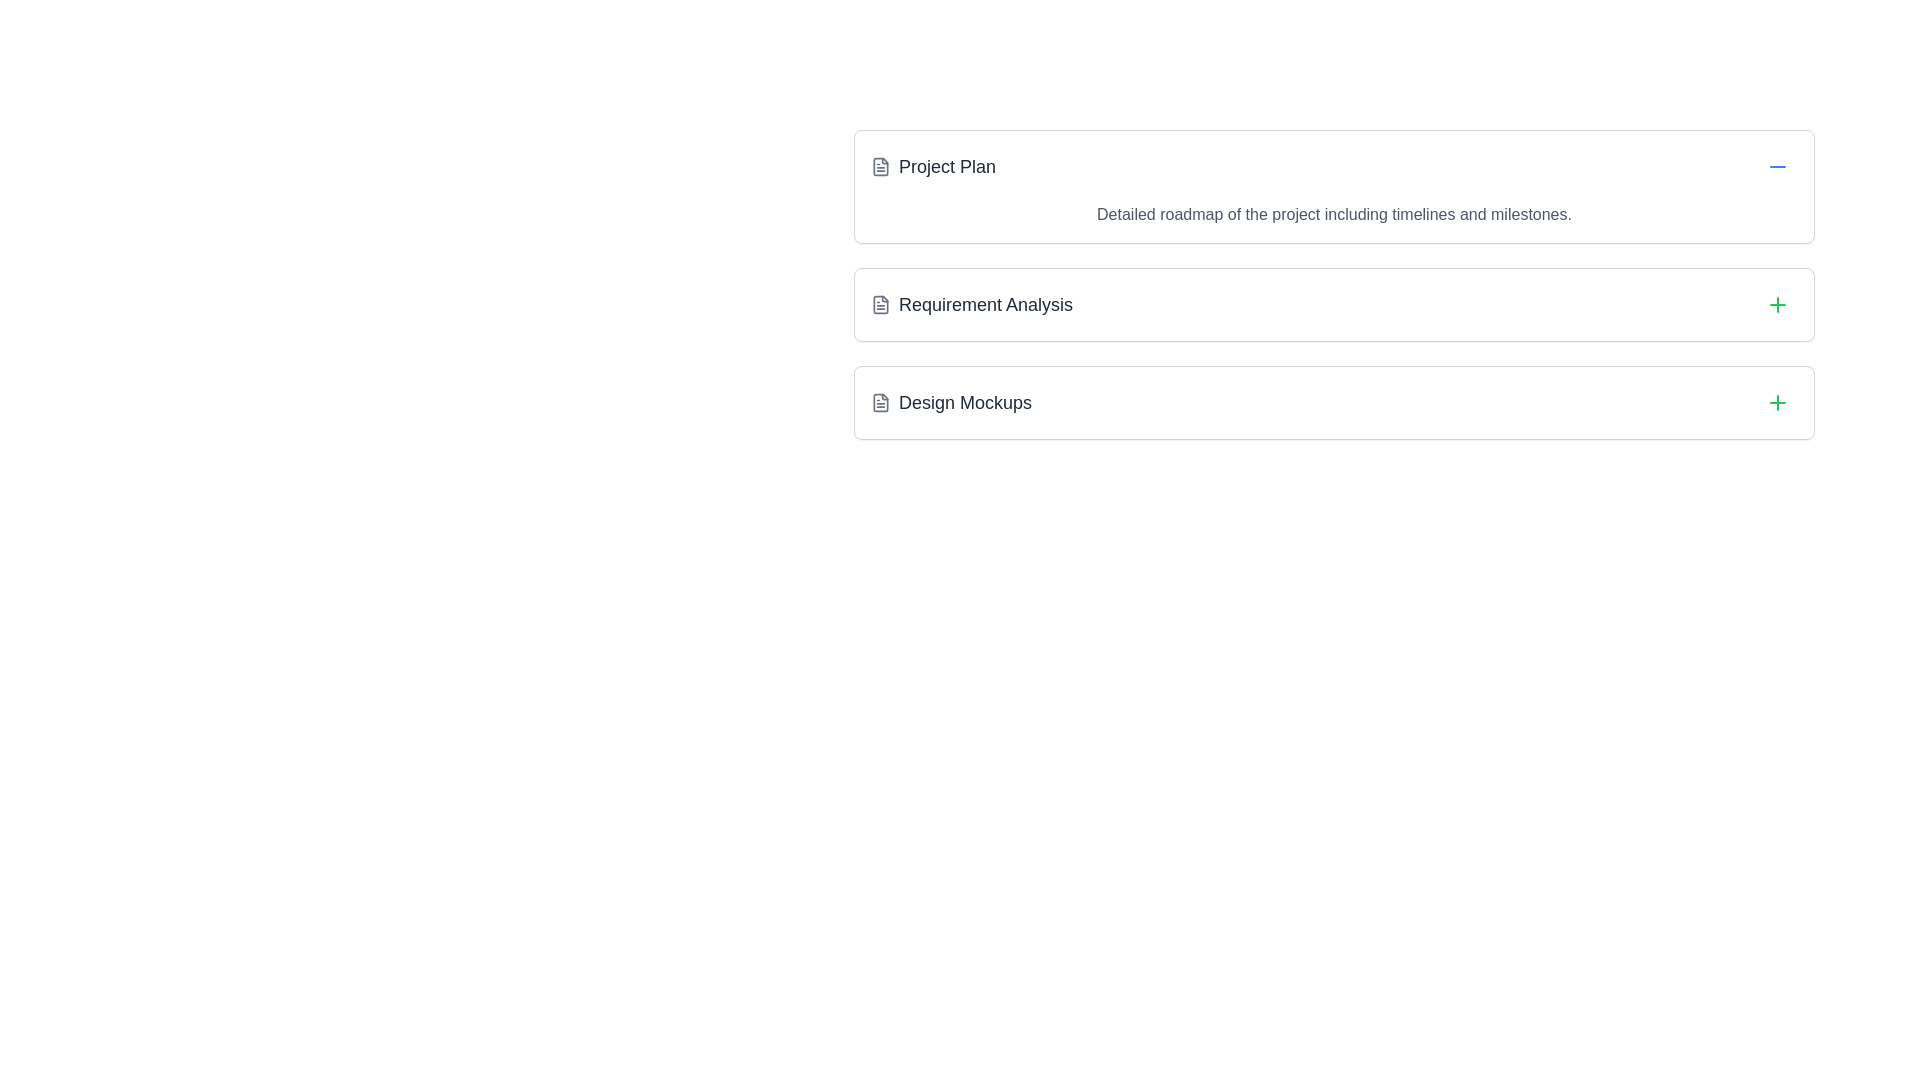 The image size is (1920, 1080). What do you see at coordinates (1777, 165) in the screenshot?
I see `the circular button with a blue minus icon located at the far right of the 'Project Plan' component` at bounding box center [1777, 165].